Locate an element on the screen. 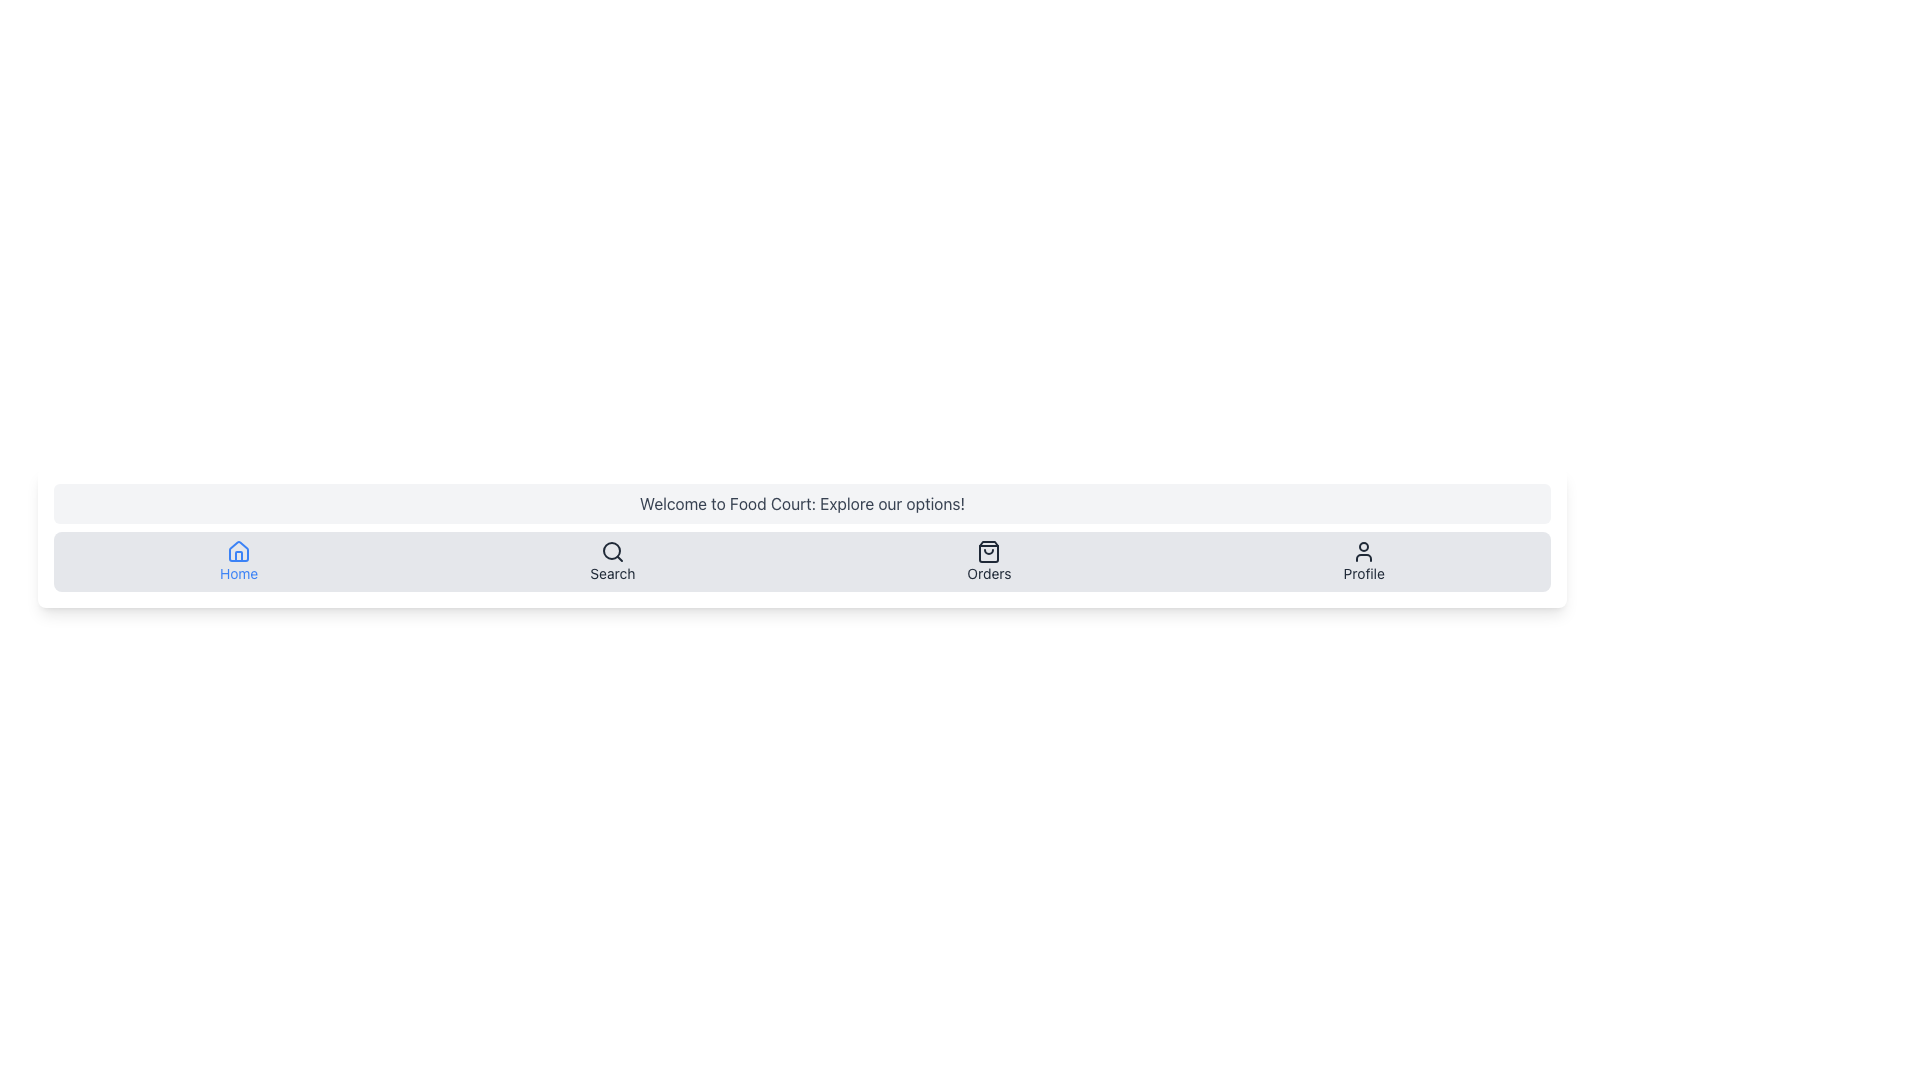  the circular lens component of the search icon located in the bottom navigation bar, positioned between the Home icon and the Orders icon is located at coordinates (610, 551).